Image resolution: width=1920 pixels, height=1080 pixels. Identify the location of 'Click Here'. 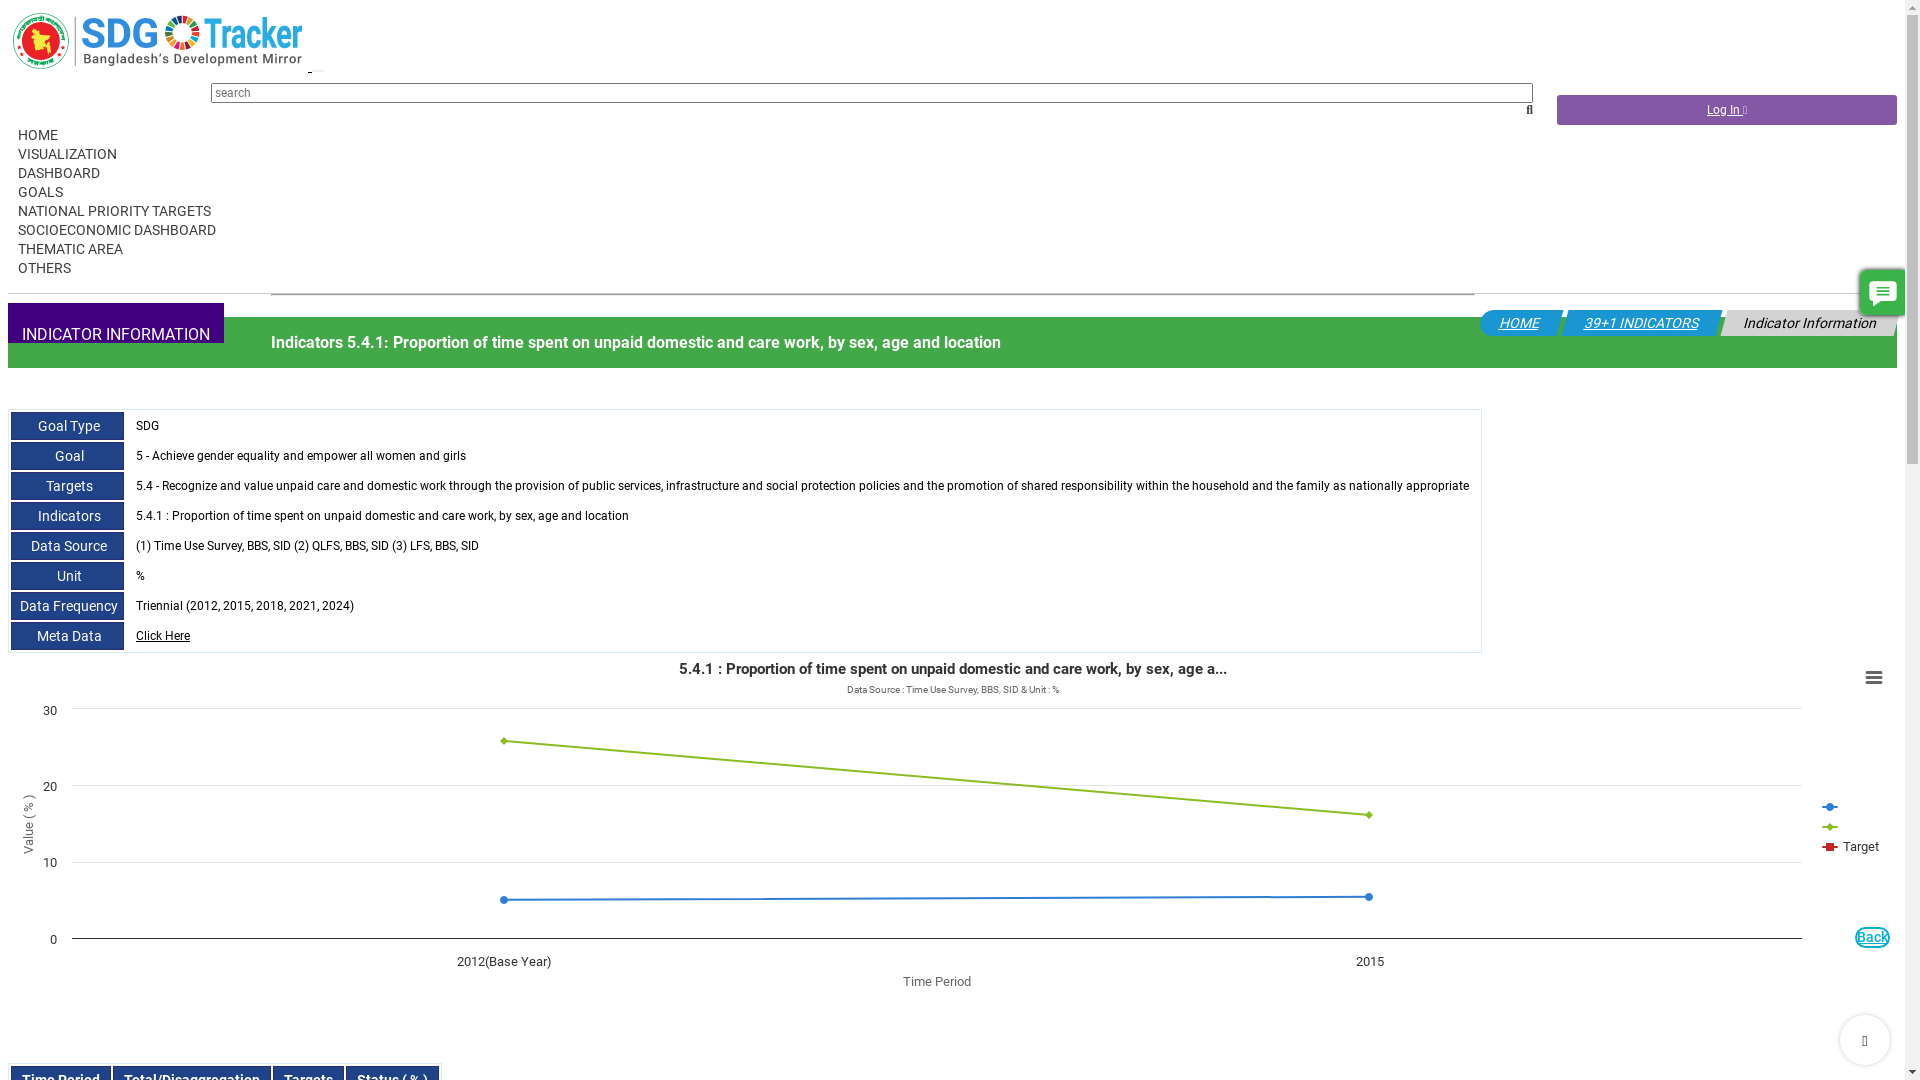
(163, 636).